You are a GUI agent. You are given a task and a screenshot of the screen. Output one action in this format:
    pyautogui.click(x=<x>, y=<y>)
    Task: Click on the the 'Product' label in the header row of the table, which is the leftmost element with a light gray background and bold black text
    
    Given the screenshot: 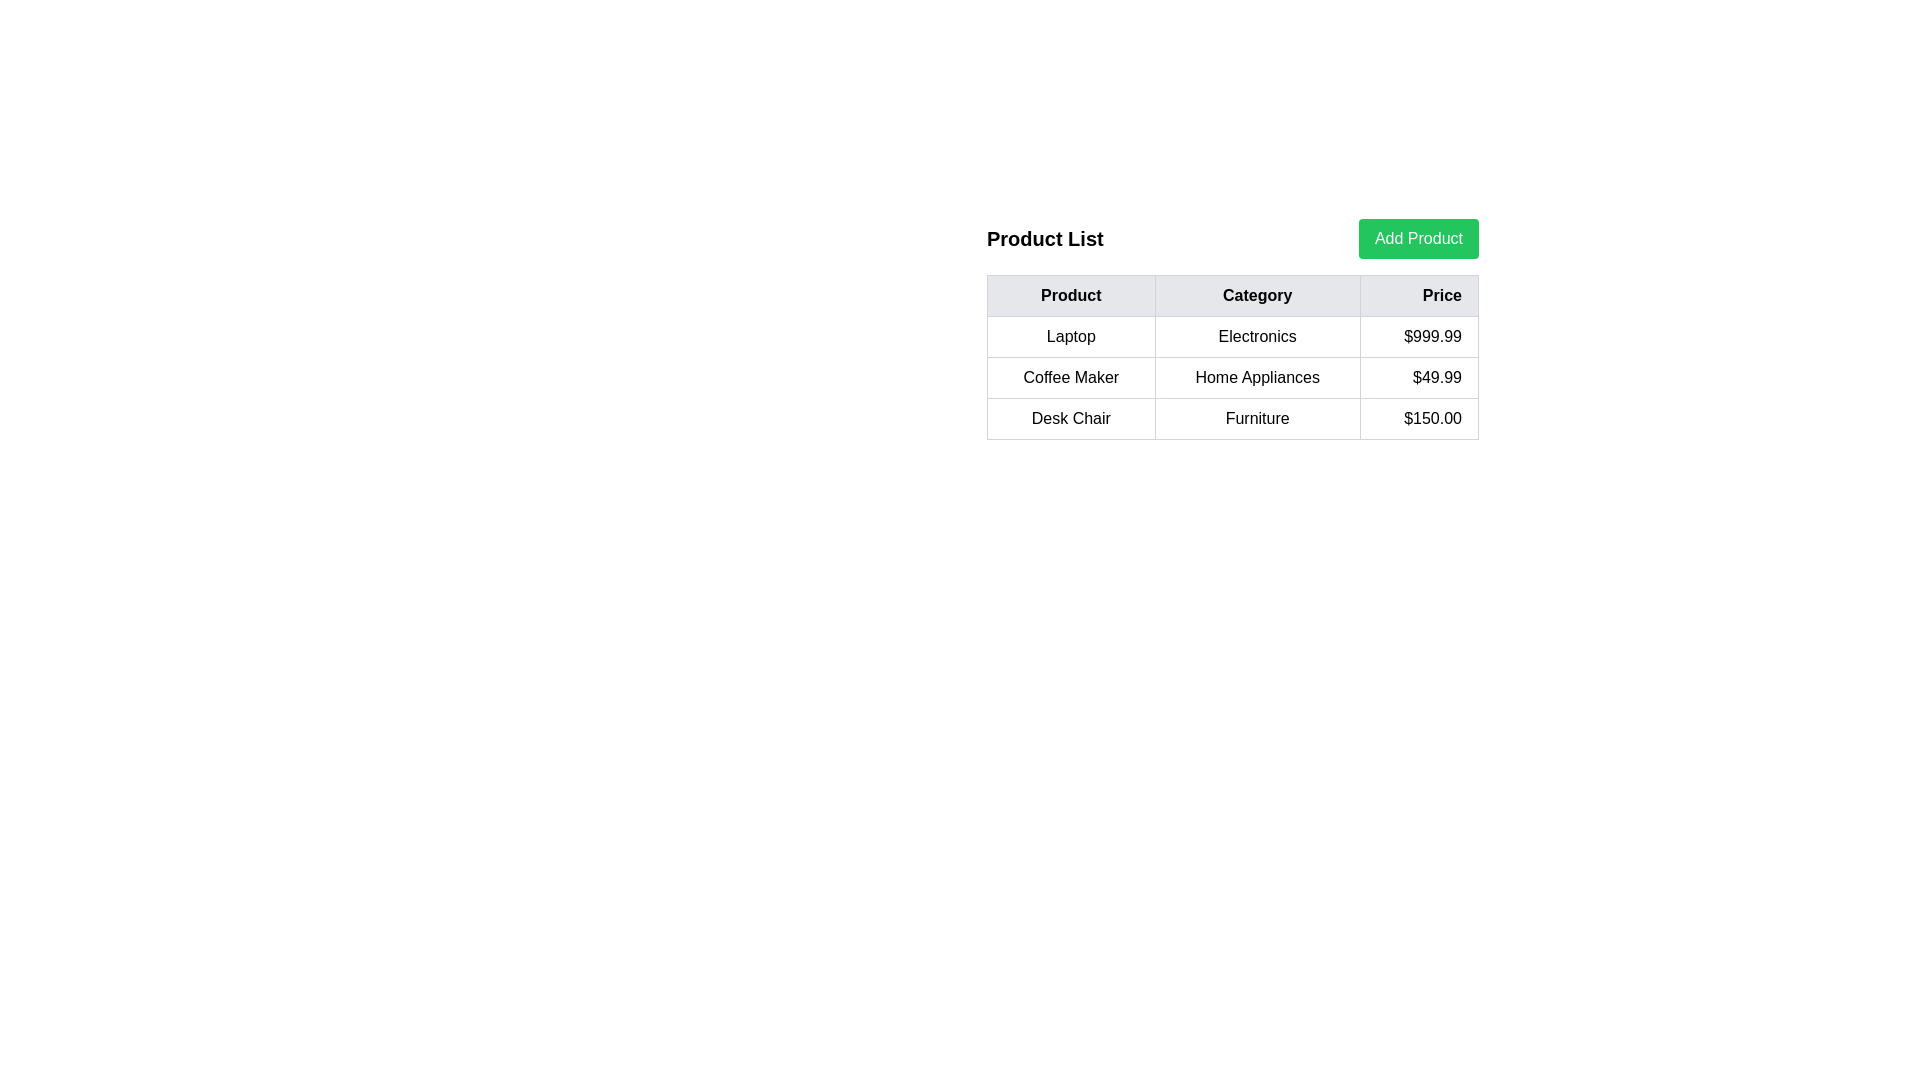 What is the action you would take?
    pyautogui.click(x=1070, y=296)
    